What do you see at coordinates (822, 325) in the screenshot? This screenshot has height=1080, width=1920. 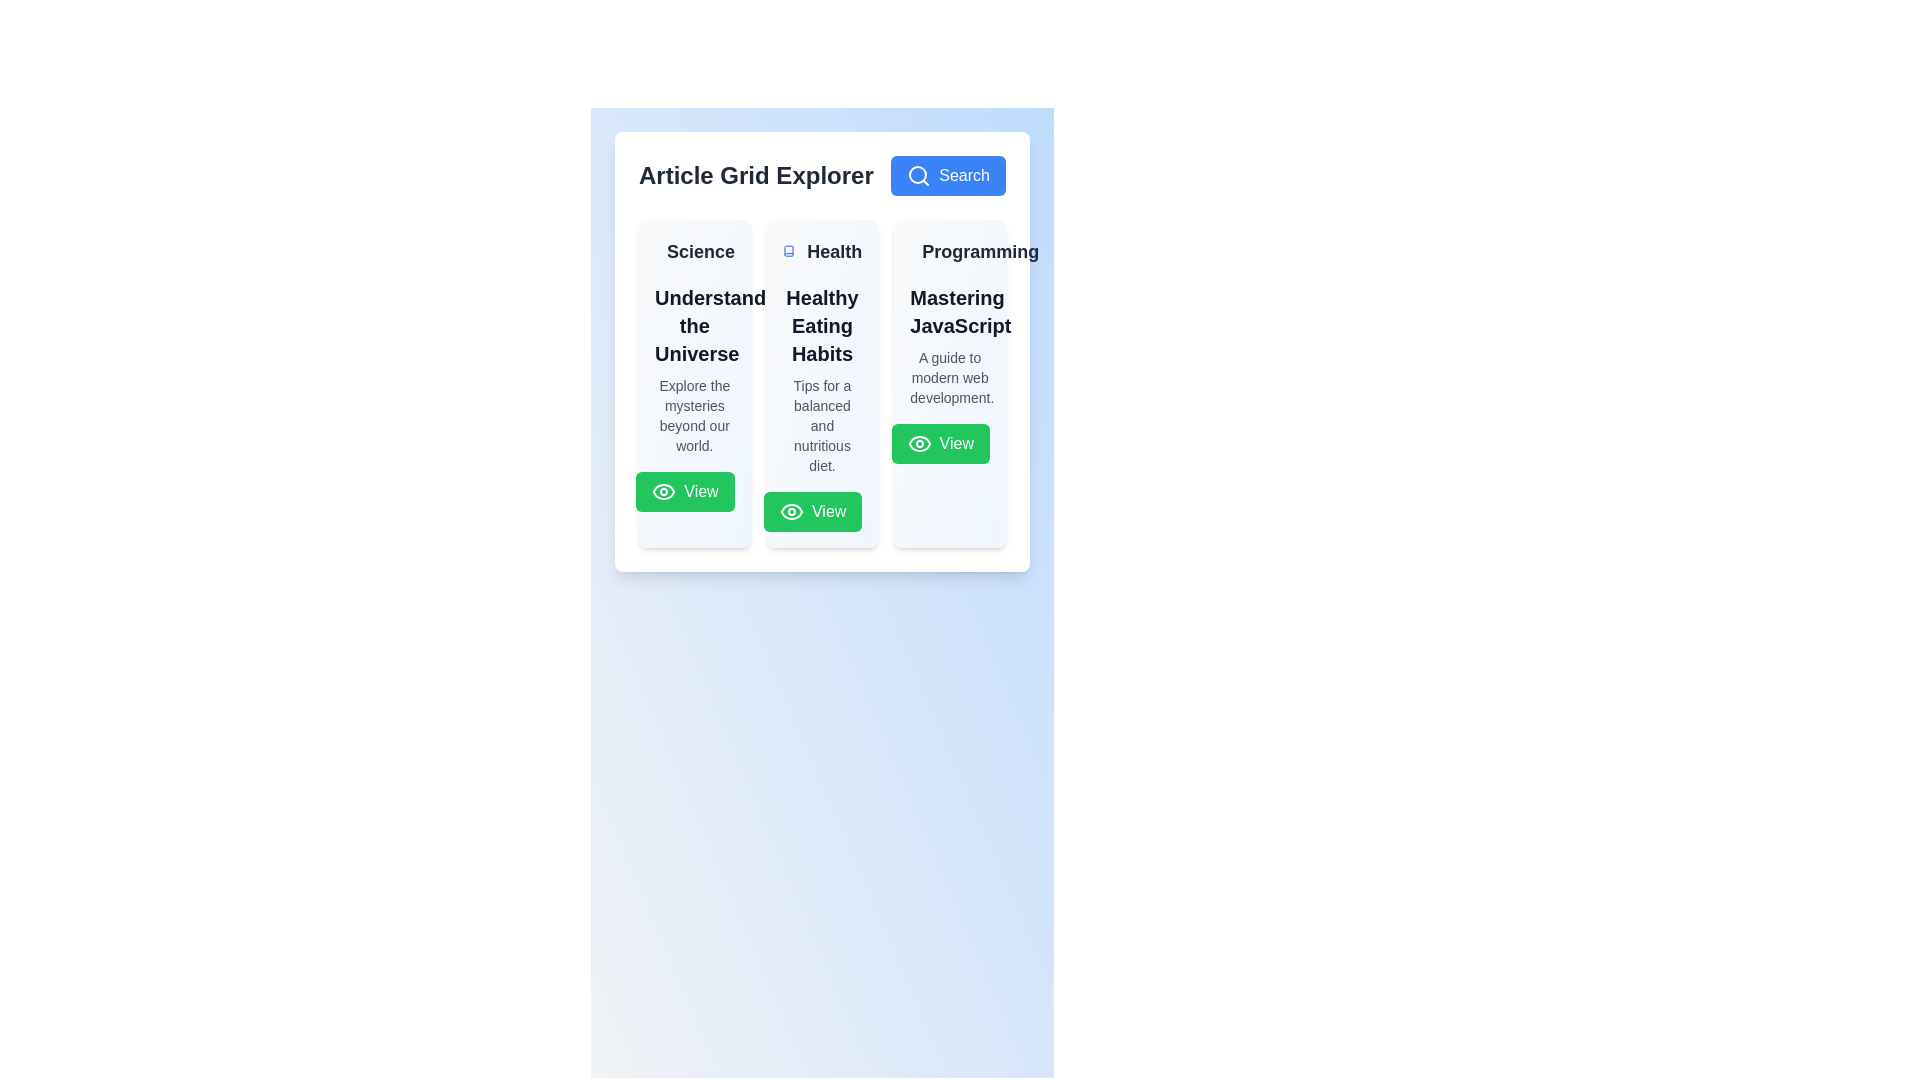 I see `text heading for the 'Healthy Eating Habits' section, which is centrally placed in the second column of the grid under the 'Health' category heading` at bounding box center [822, 325].